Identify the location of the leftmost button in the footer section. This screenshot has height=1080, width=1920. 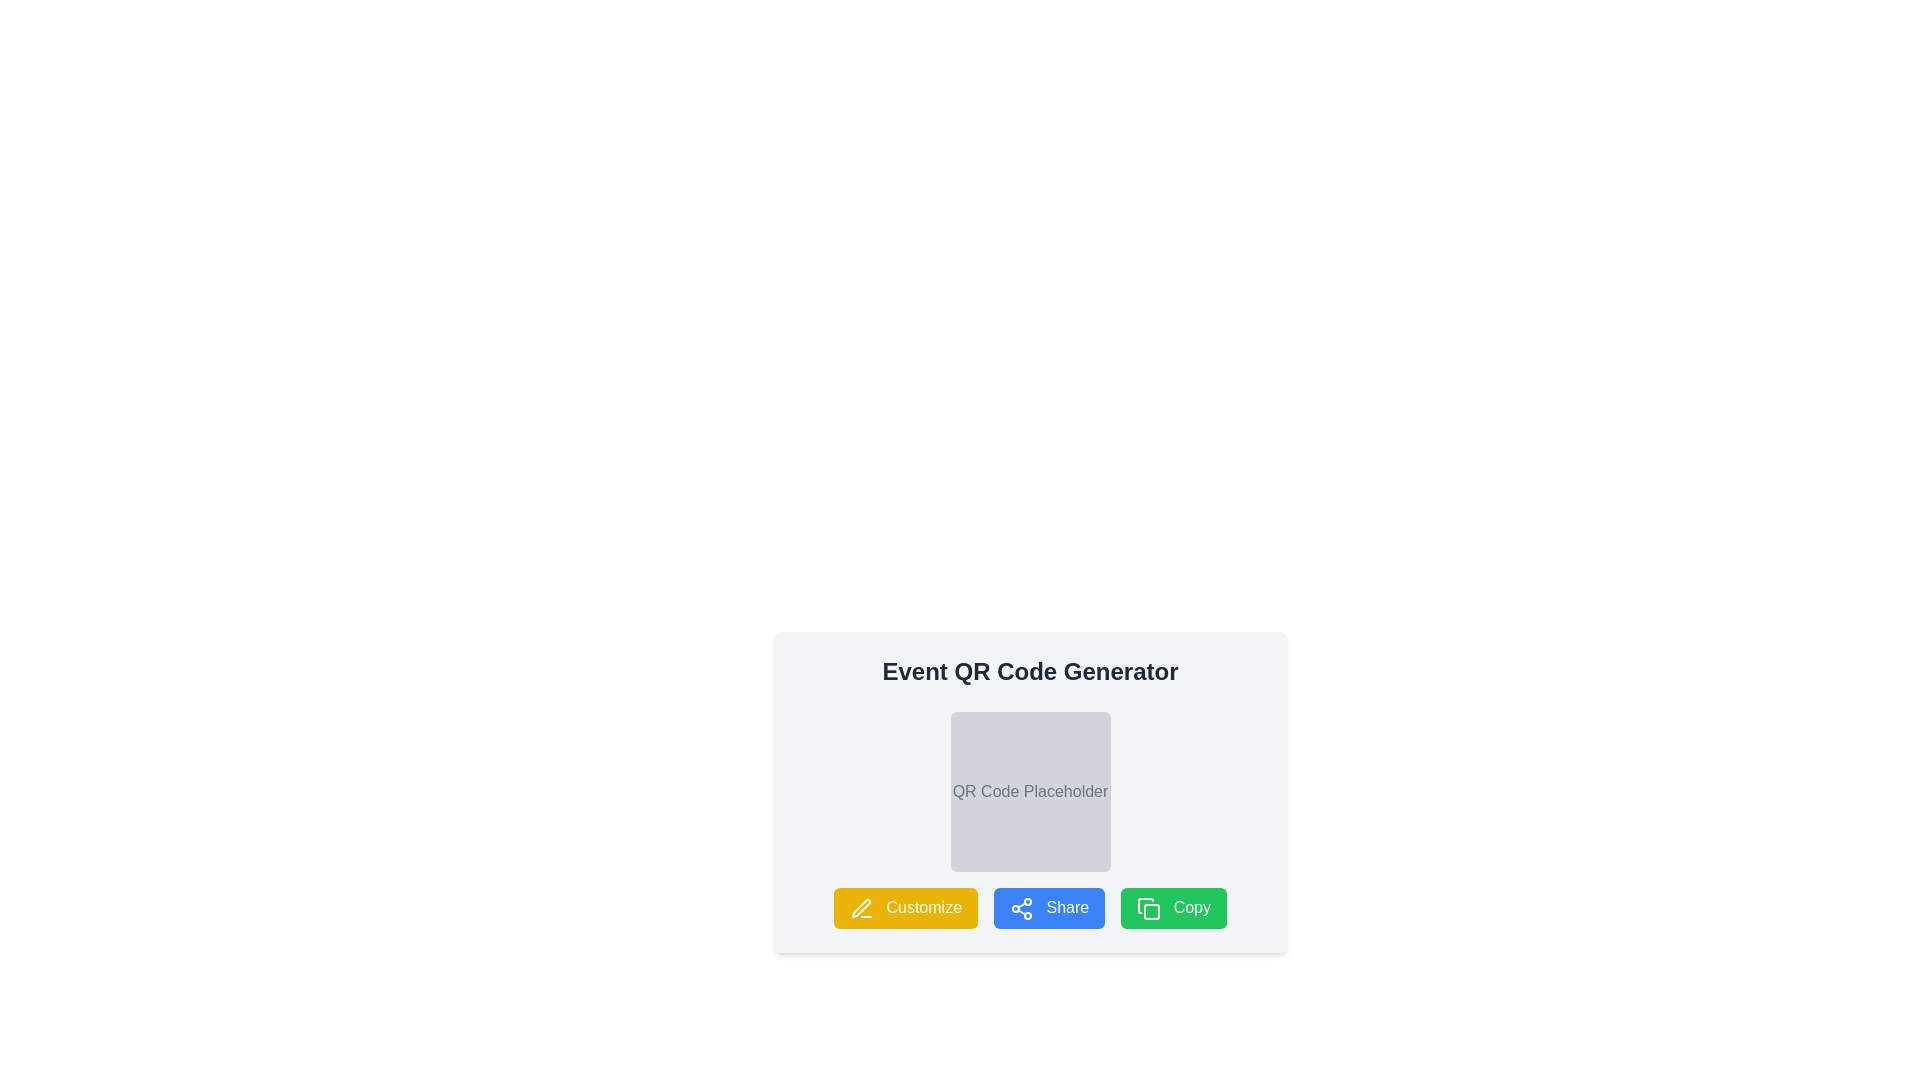
(905, 908).